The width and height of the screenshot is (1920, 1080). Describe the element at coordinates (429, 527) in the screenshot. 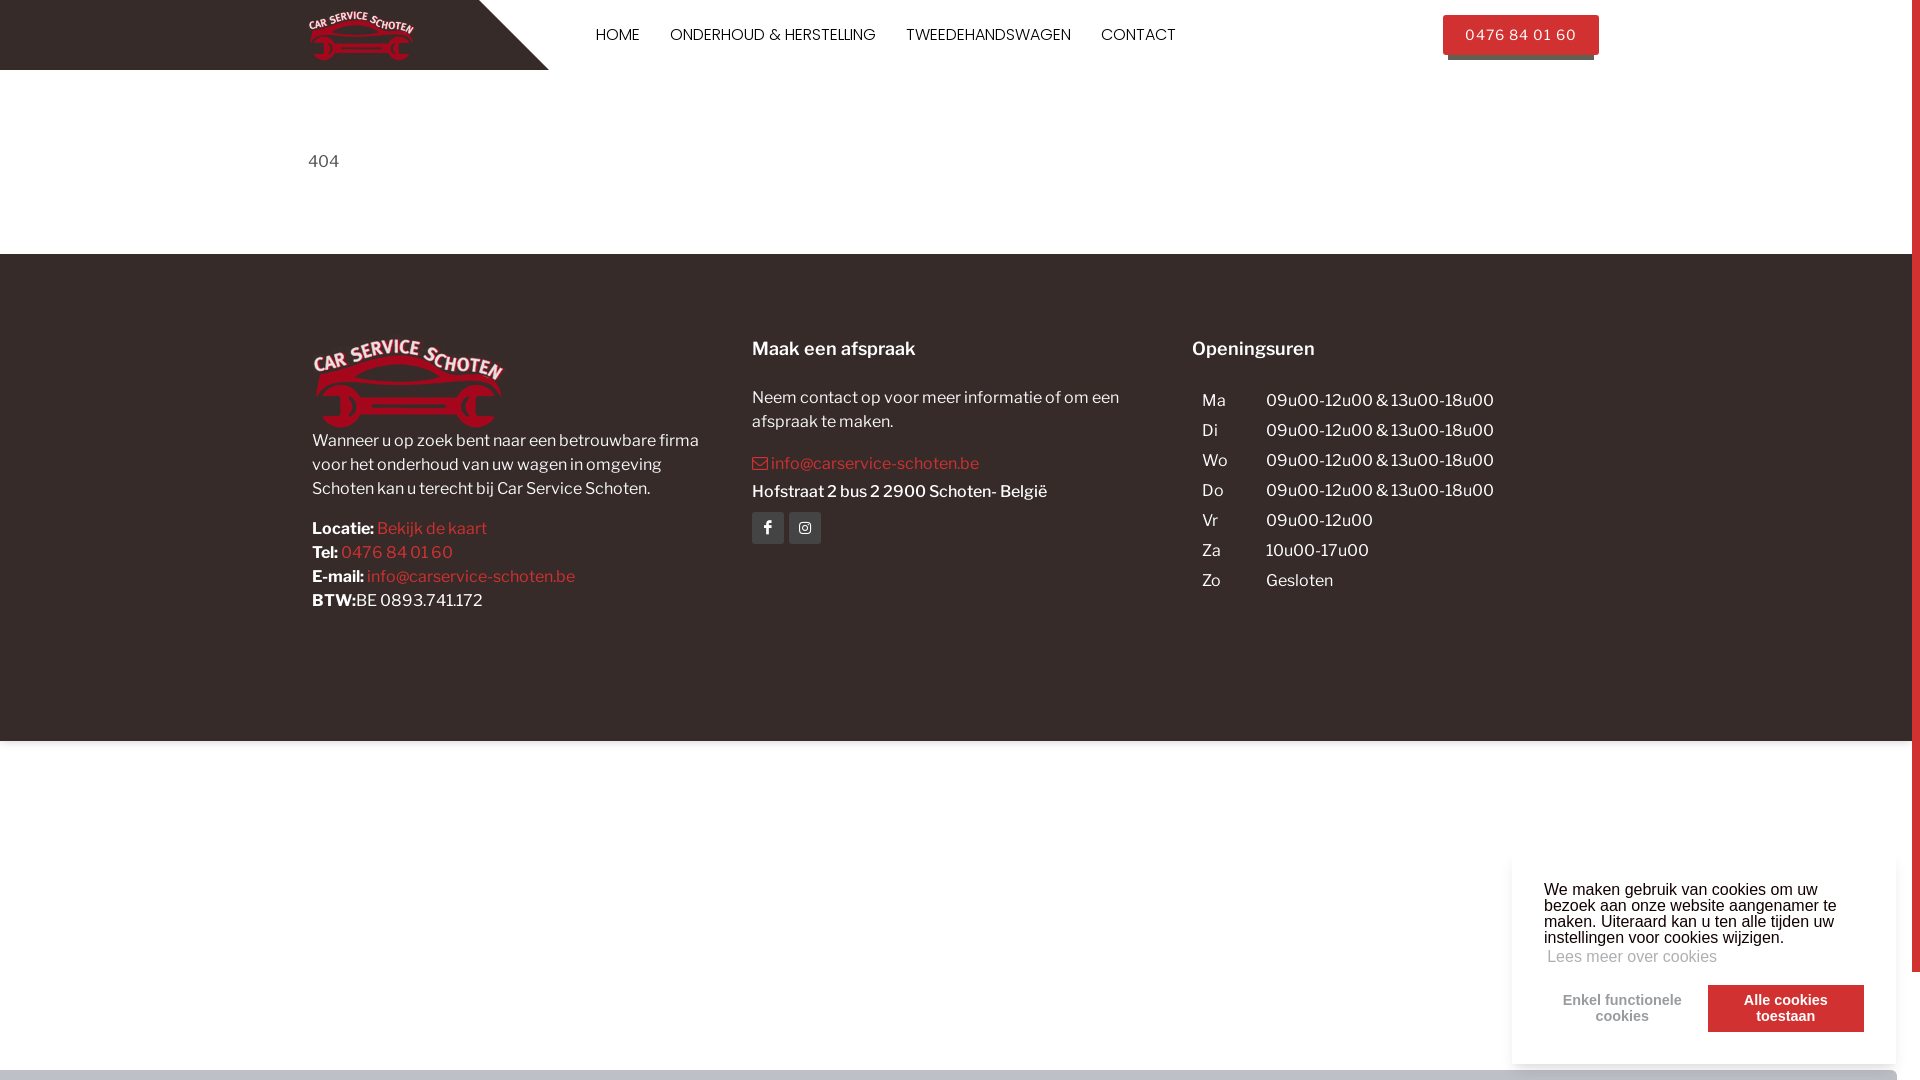

I see `'Bekijk de kaart'` at that location.